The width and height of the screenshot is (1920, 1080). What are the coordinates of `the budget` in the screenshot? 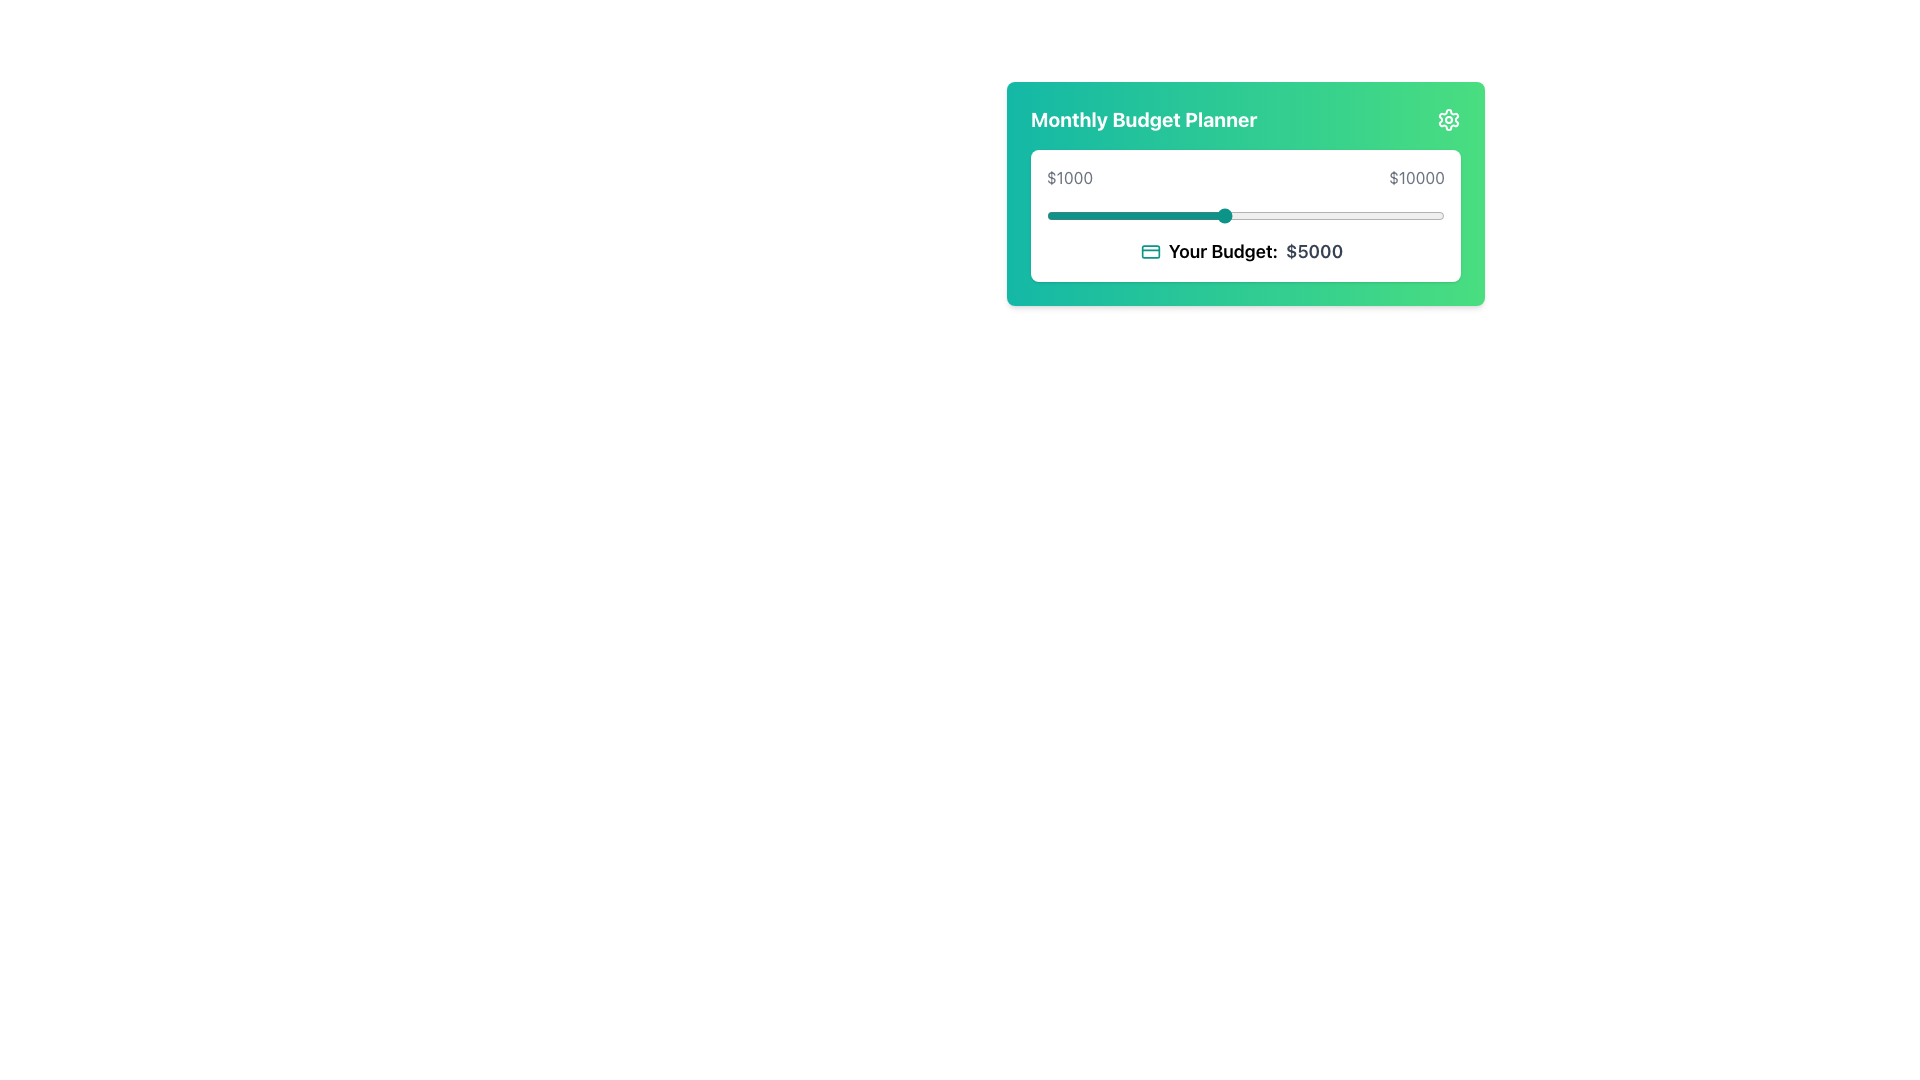 It's located at (1234, 216).